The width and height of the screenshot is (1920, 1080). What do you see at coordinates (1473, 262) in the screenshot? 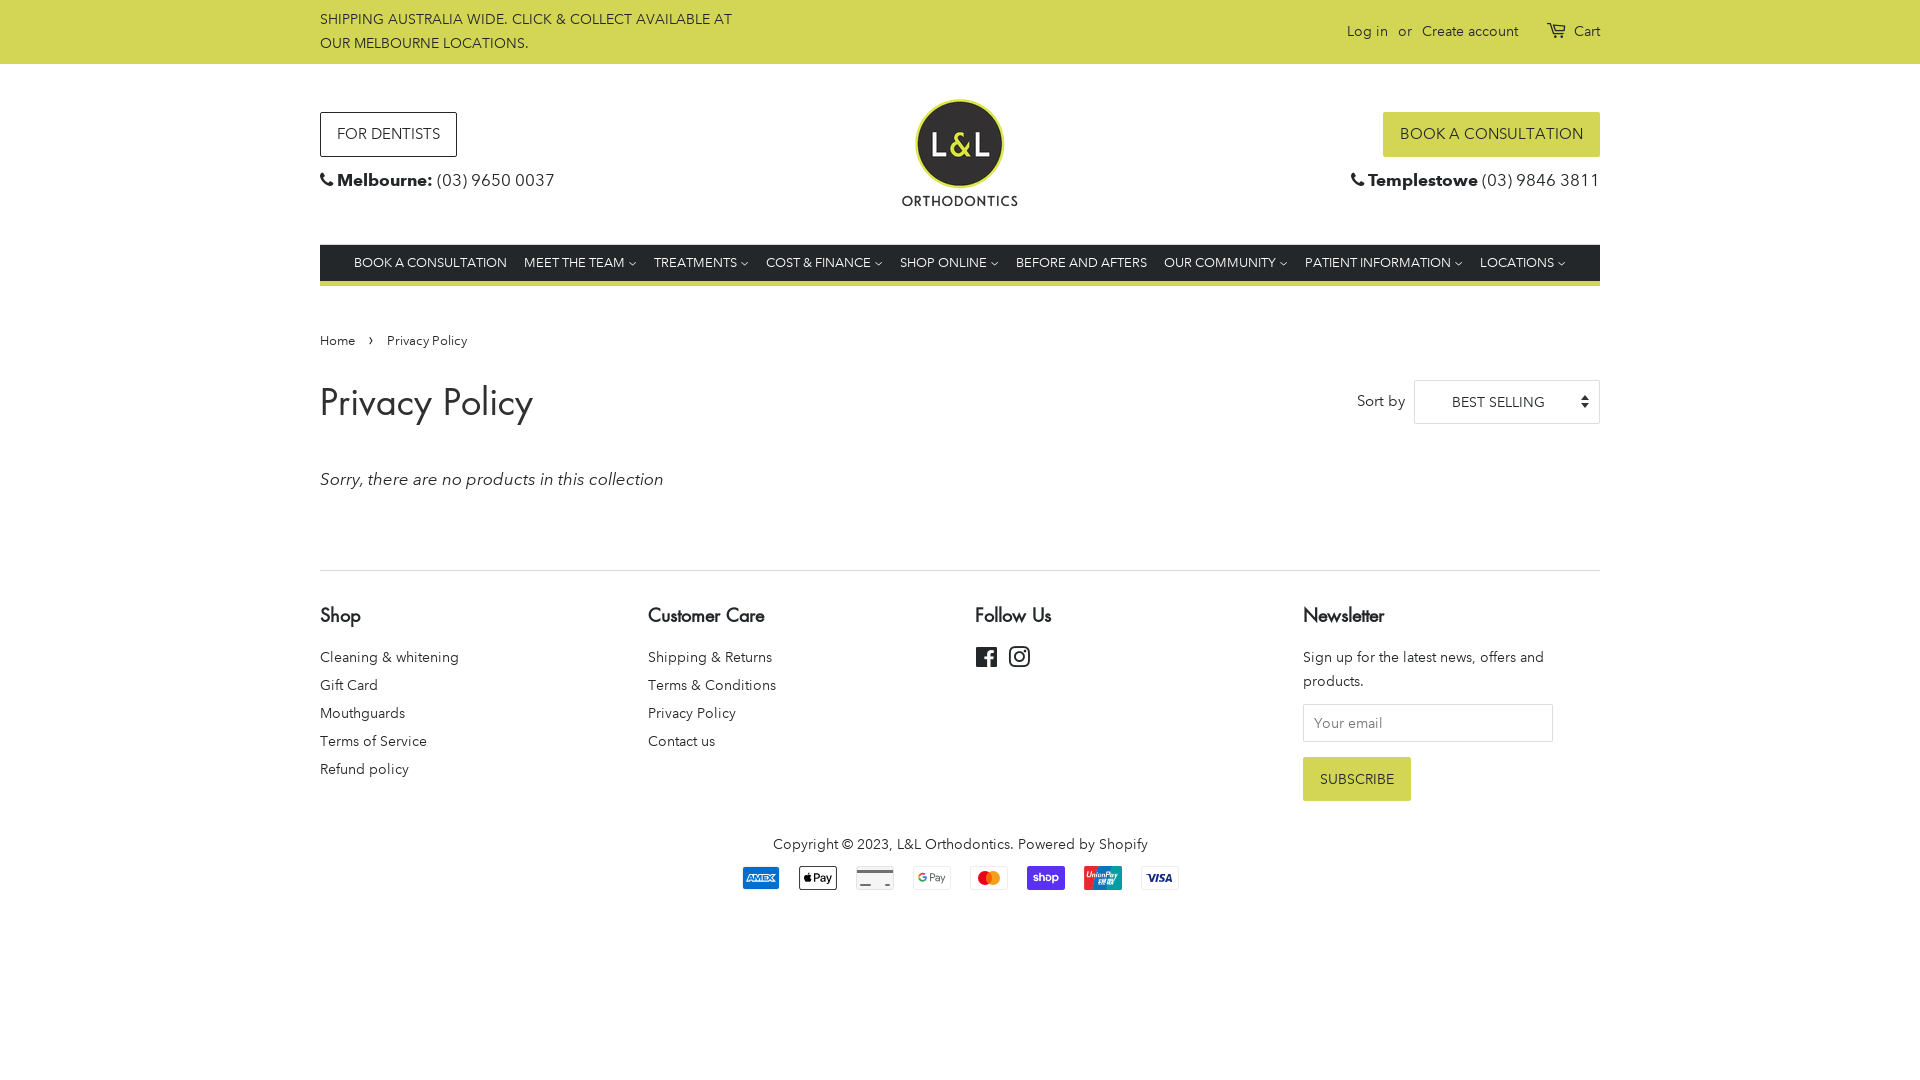
I see `'LOCATIONS'` at bounding box center [1473, 262].